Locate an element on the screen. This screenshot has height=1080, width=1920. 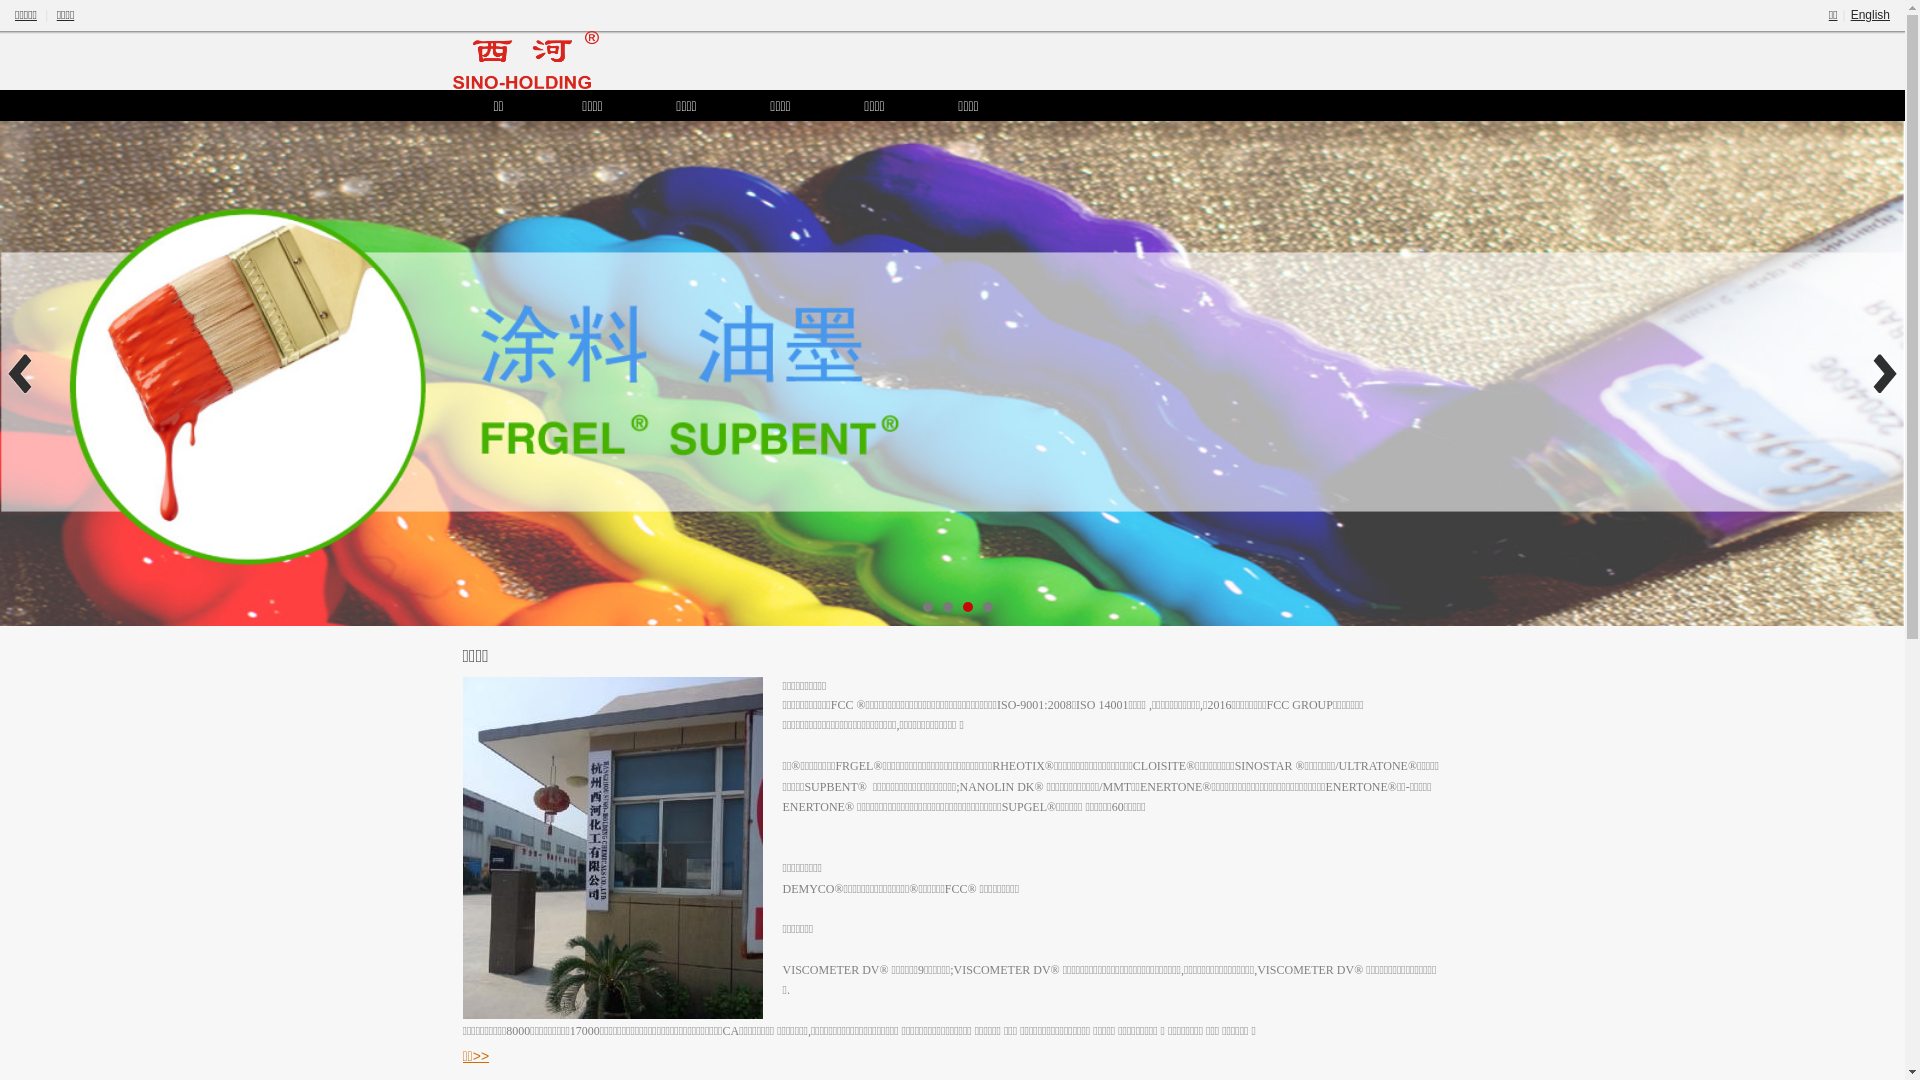
'English' is located at coordinates (1869, 15).